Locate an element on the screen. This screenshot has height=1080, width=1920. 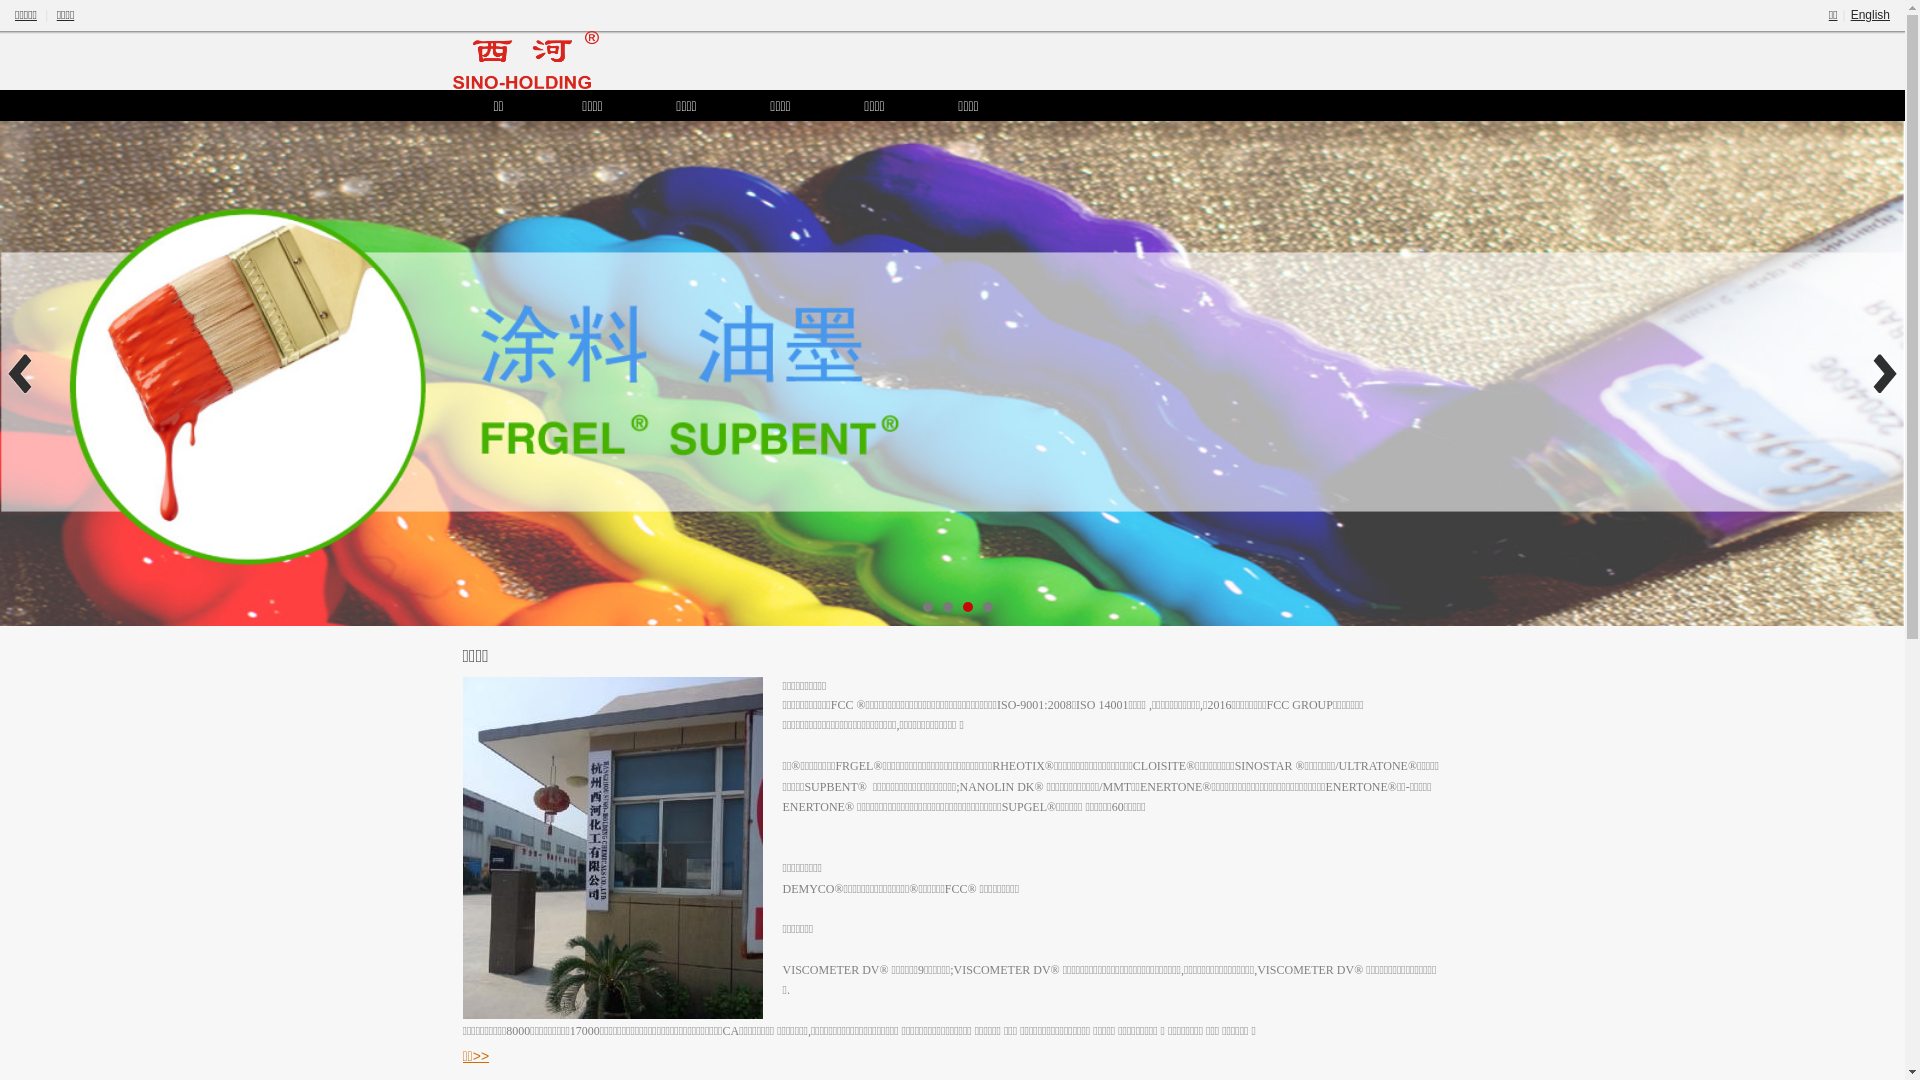
'English' is located at coordinates (1869, 15).